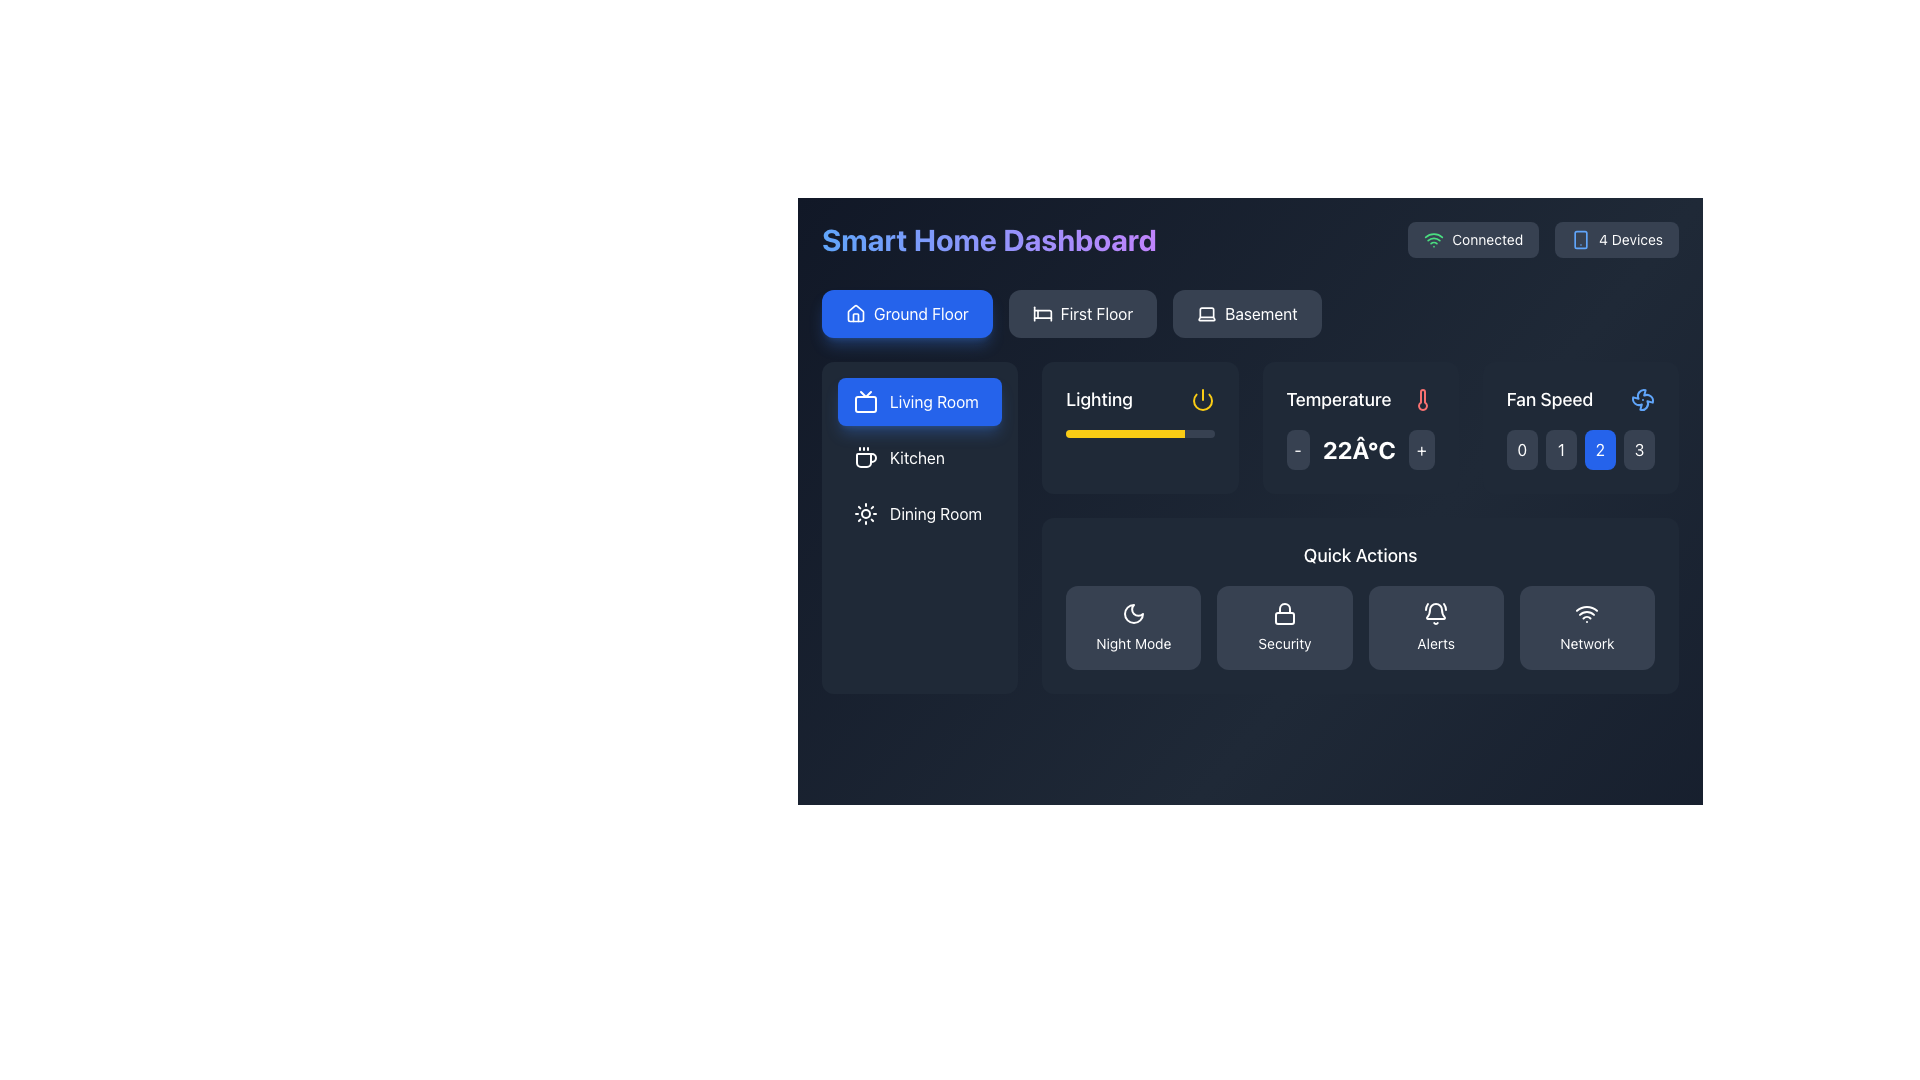 Image resolution: width=1920 pixels, height=1080 pixels. What do you see at coordinates (1133, 612) in the screenshot?
I see `the 'Night Mode' icon located in the 'Quick Actions' section above the 'Night Mode' label` at bounding box center [1133, 612].